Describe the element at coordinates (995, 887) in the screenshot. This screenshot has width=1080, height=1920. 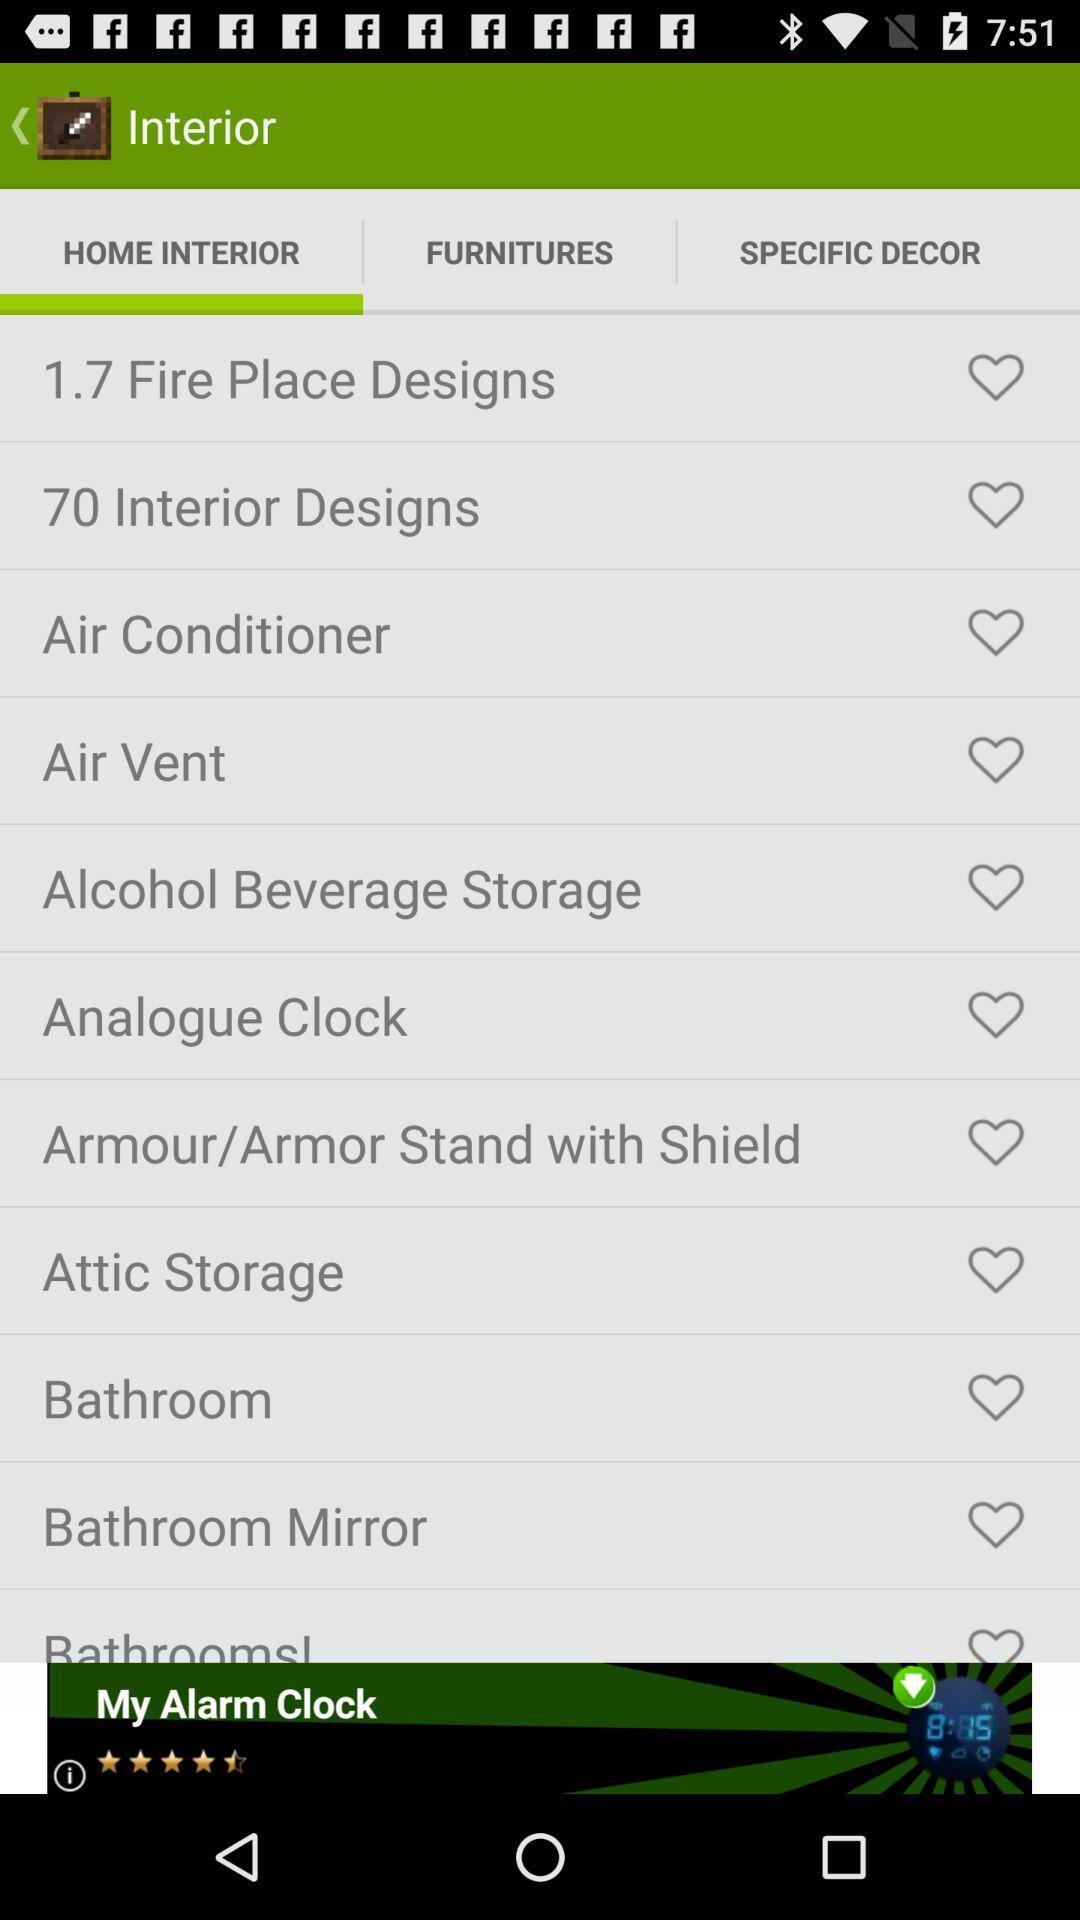
I see `select alcohol beverage storage` at that location.